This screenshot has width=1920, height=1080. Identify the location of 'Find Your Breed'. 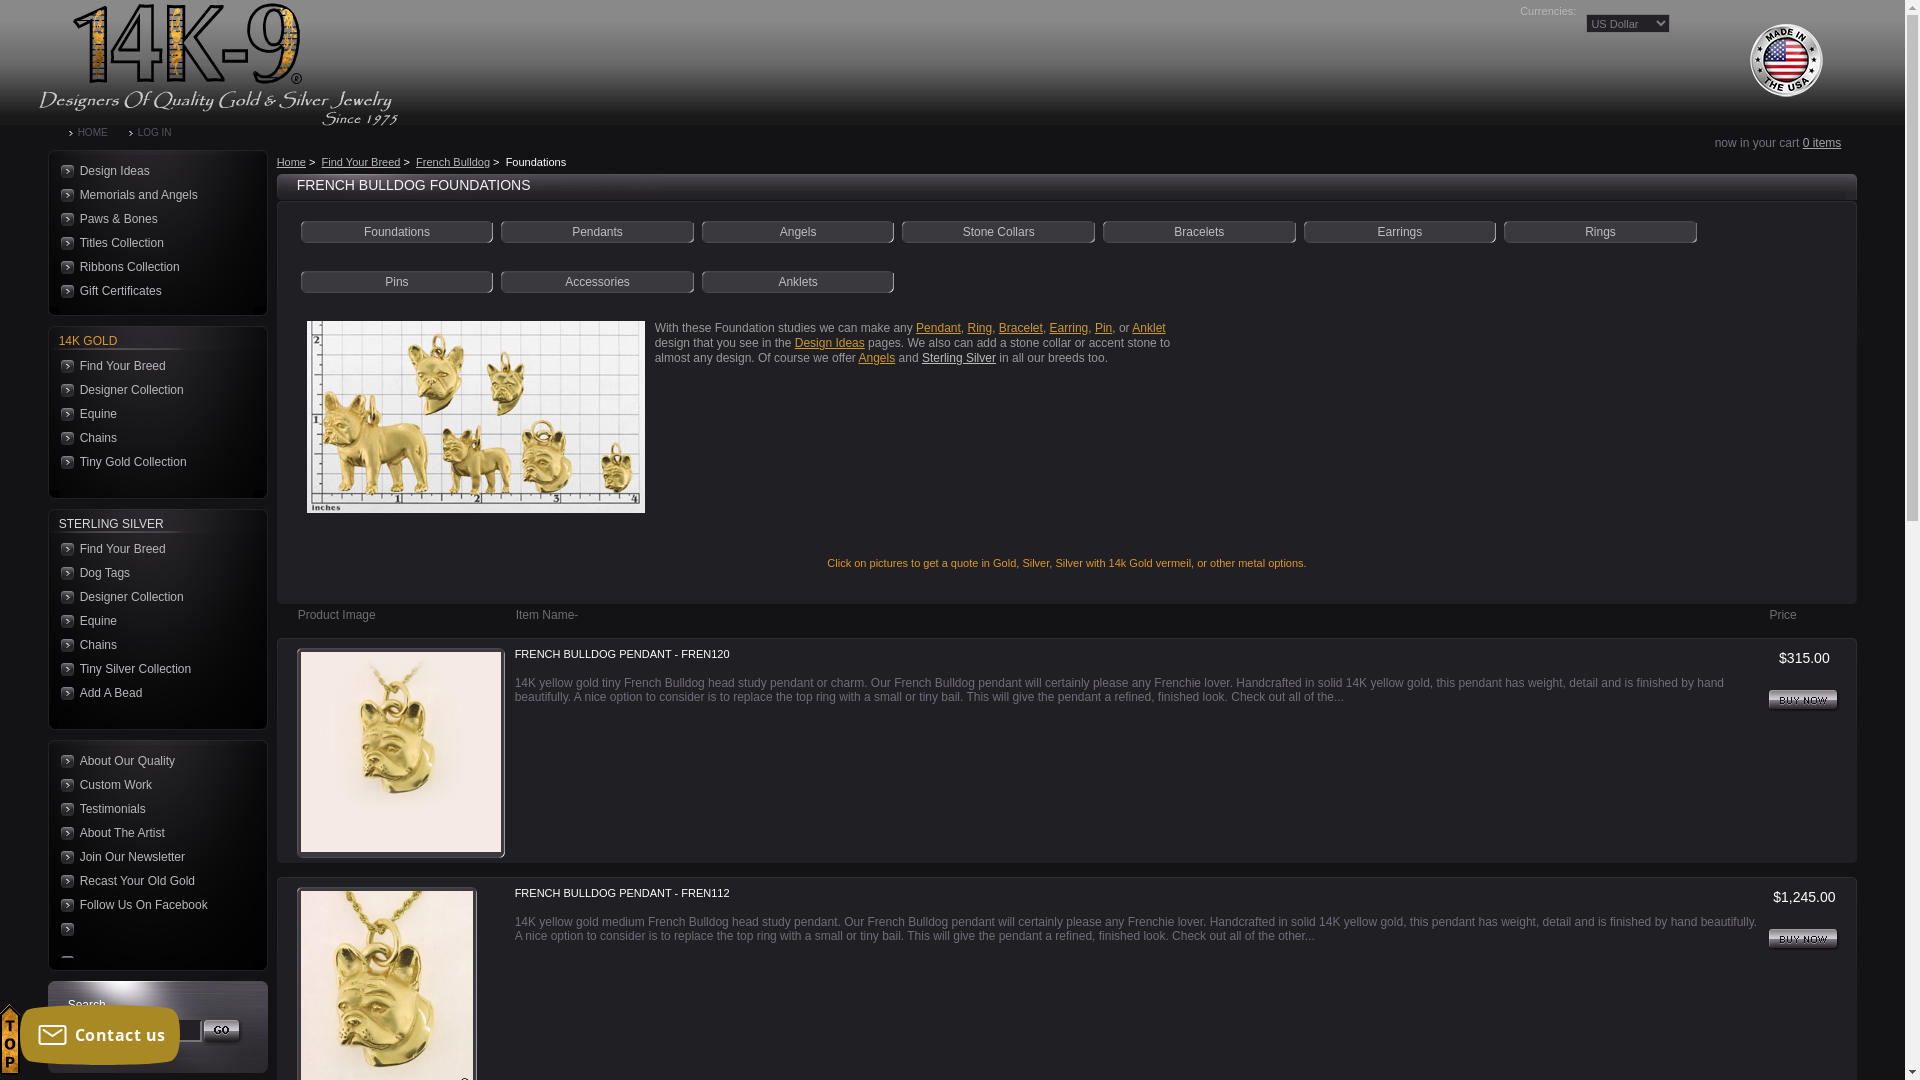
(151, 548).